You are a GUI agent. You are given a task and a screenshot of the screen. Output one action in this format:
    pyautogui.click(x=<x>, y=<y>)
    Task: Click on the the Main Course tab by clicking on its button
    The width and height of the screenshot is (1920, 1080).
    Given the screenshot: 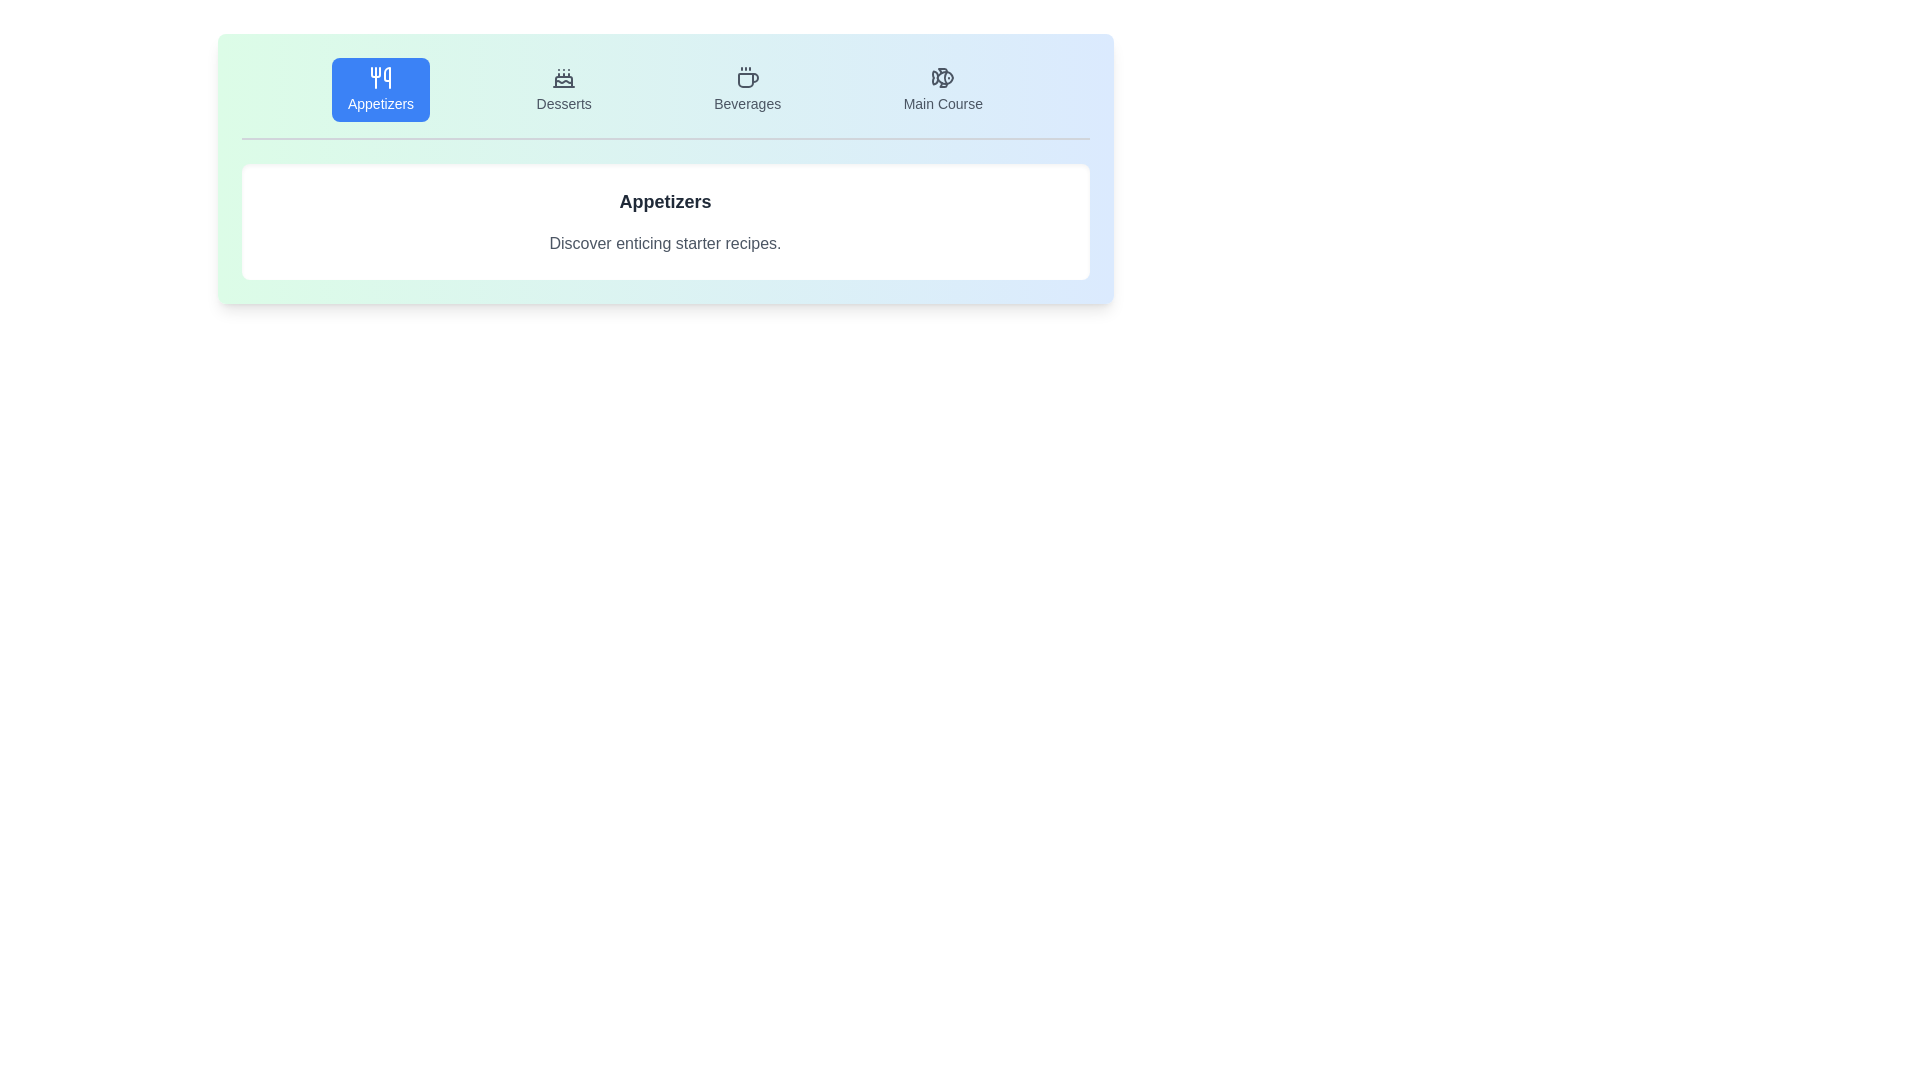 What is the action you would take?
    pyautogui.click(x=942, y=88)
    